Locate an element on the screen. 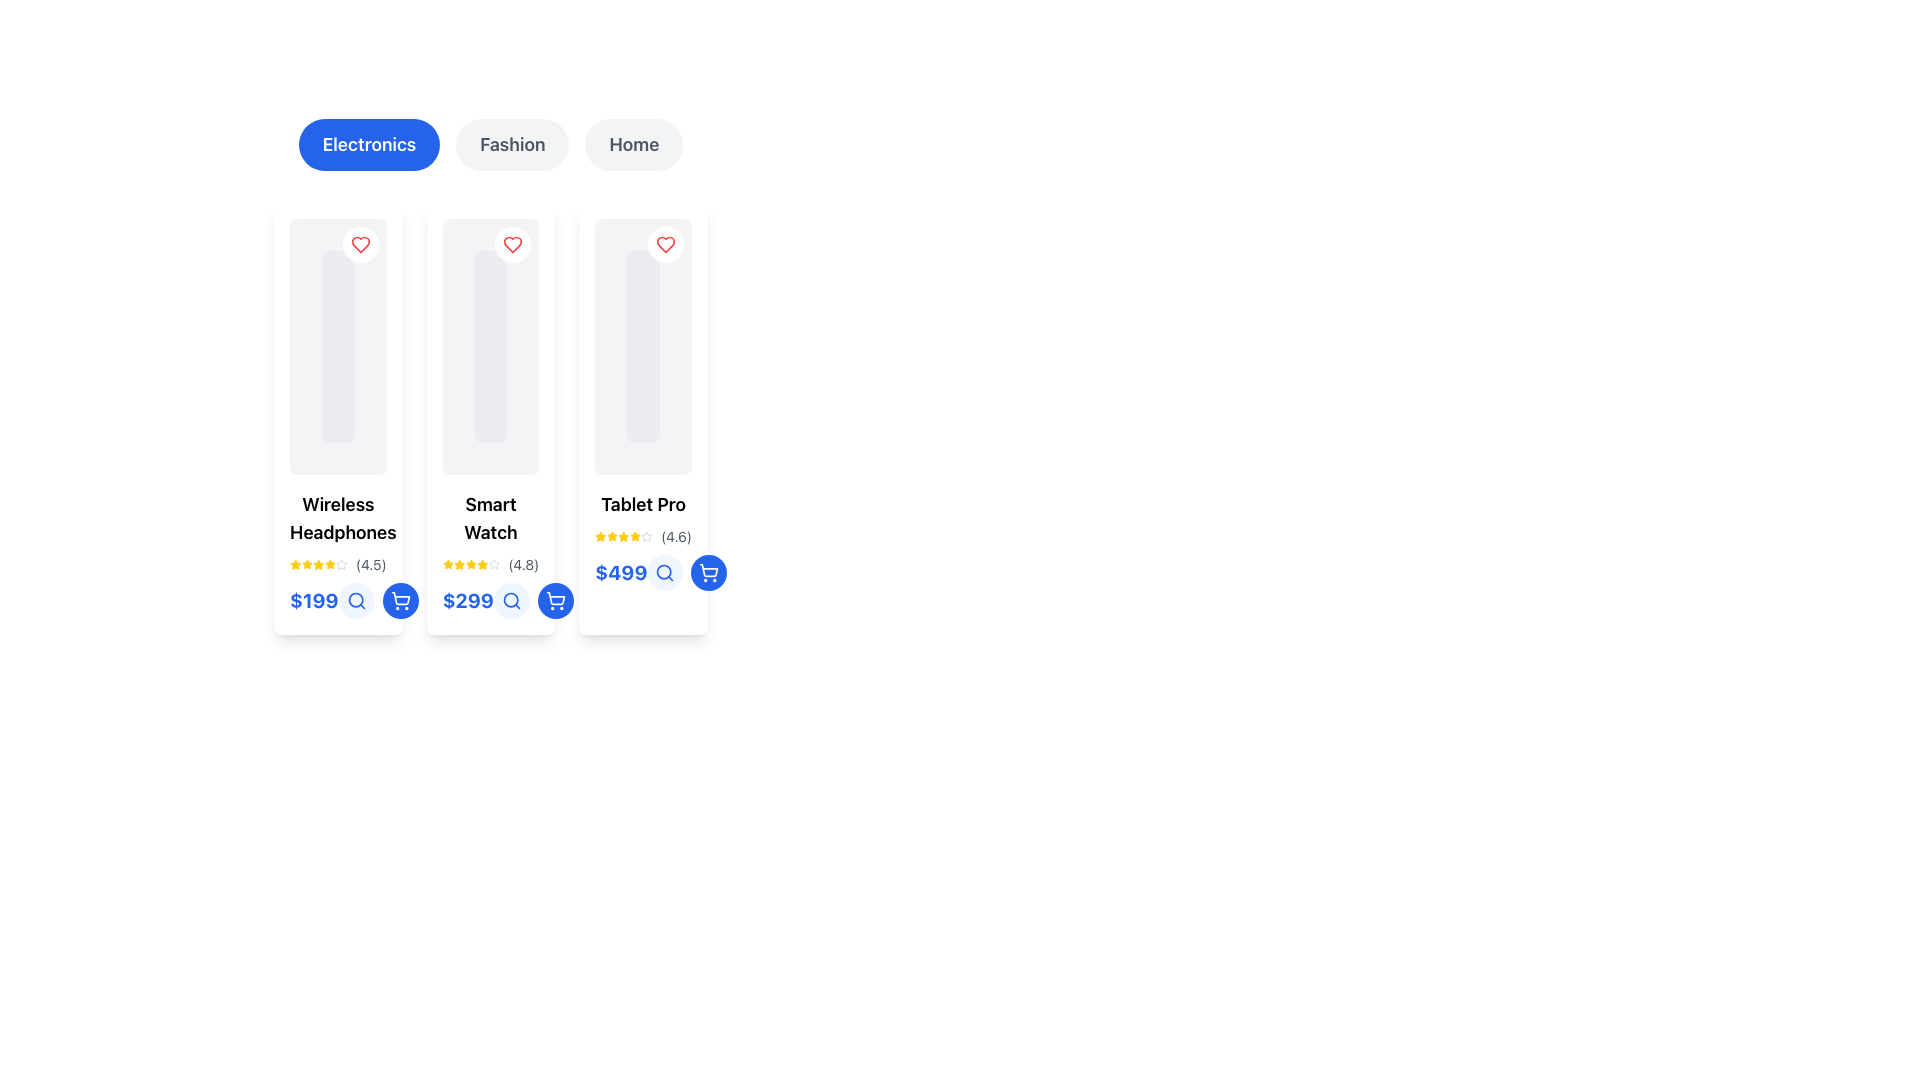 The height and width of the screenshot is (1080, 1920). the fifth star icon with a gray outline in the rating widget below the 'Smart Watch' text to attempt rating is located at coordinates (494, 564).